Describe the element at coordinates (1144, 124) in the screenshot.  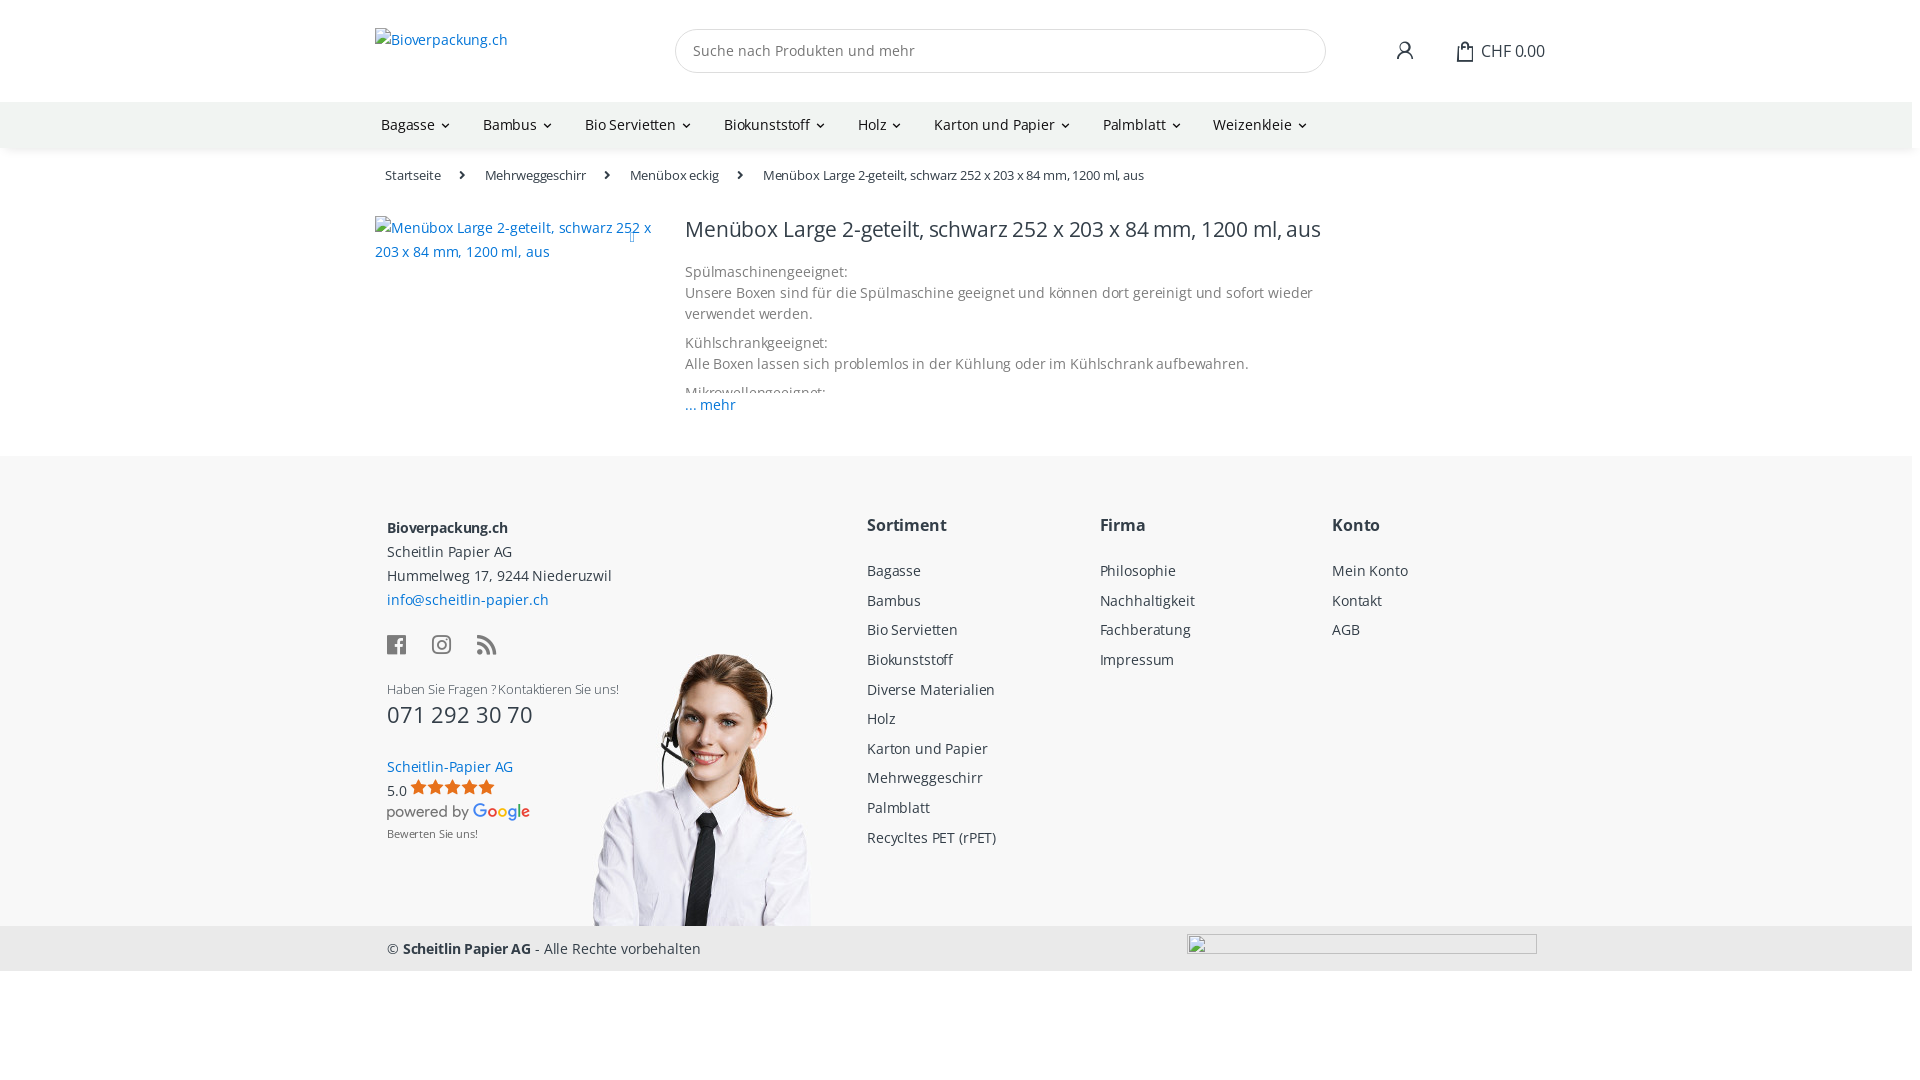
I see `'Palmblatt'` at that location.